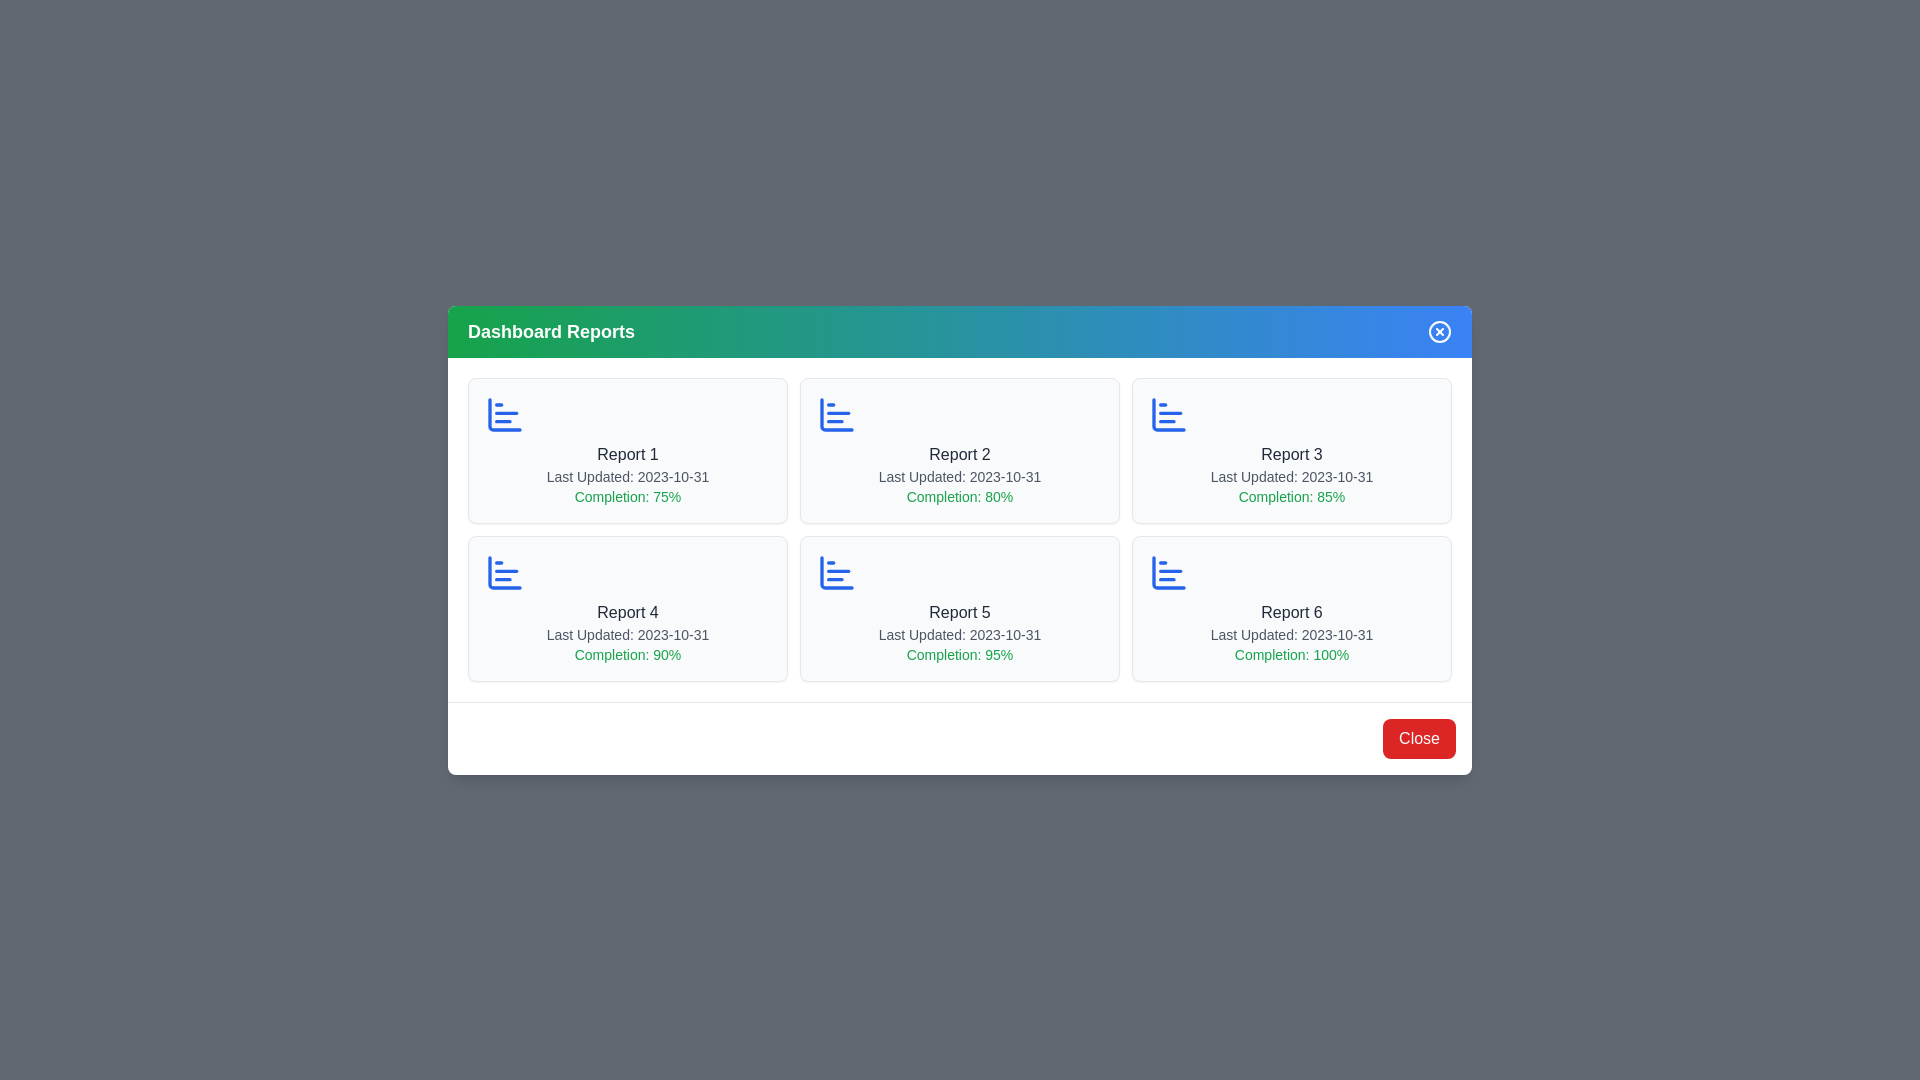  I want to click on red 'Close' button at the footer of the dialog, so click(1418, 738).